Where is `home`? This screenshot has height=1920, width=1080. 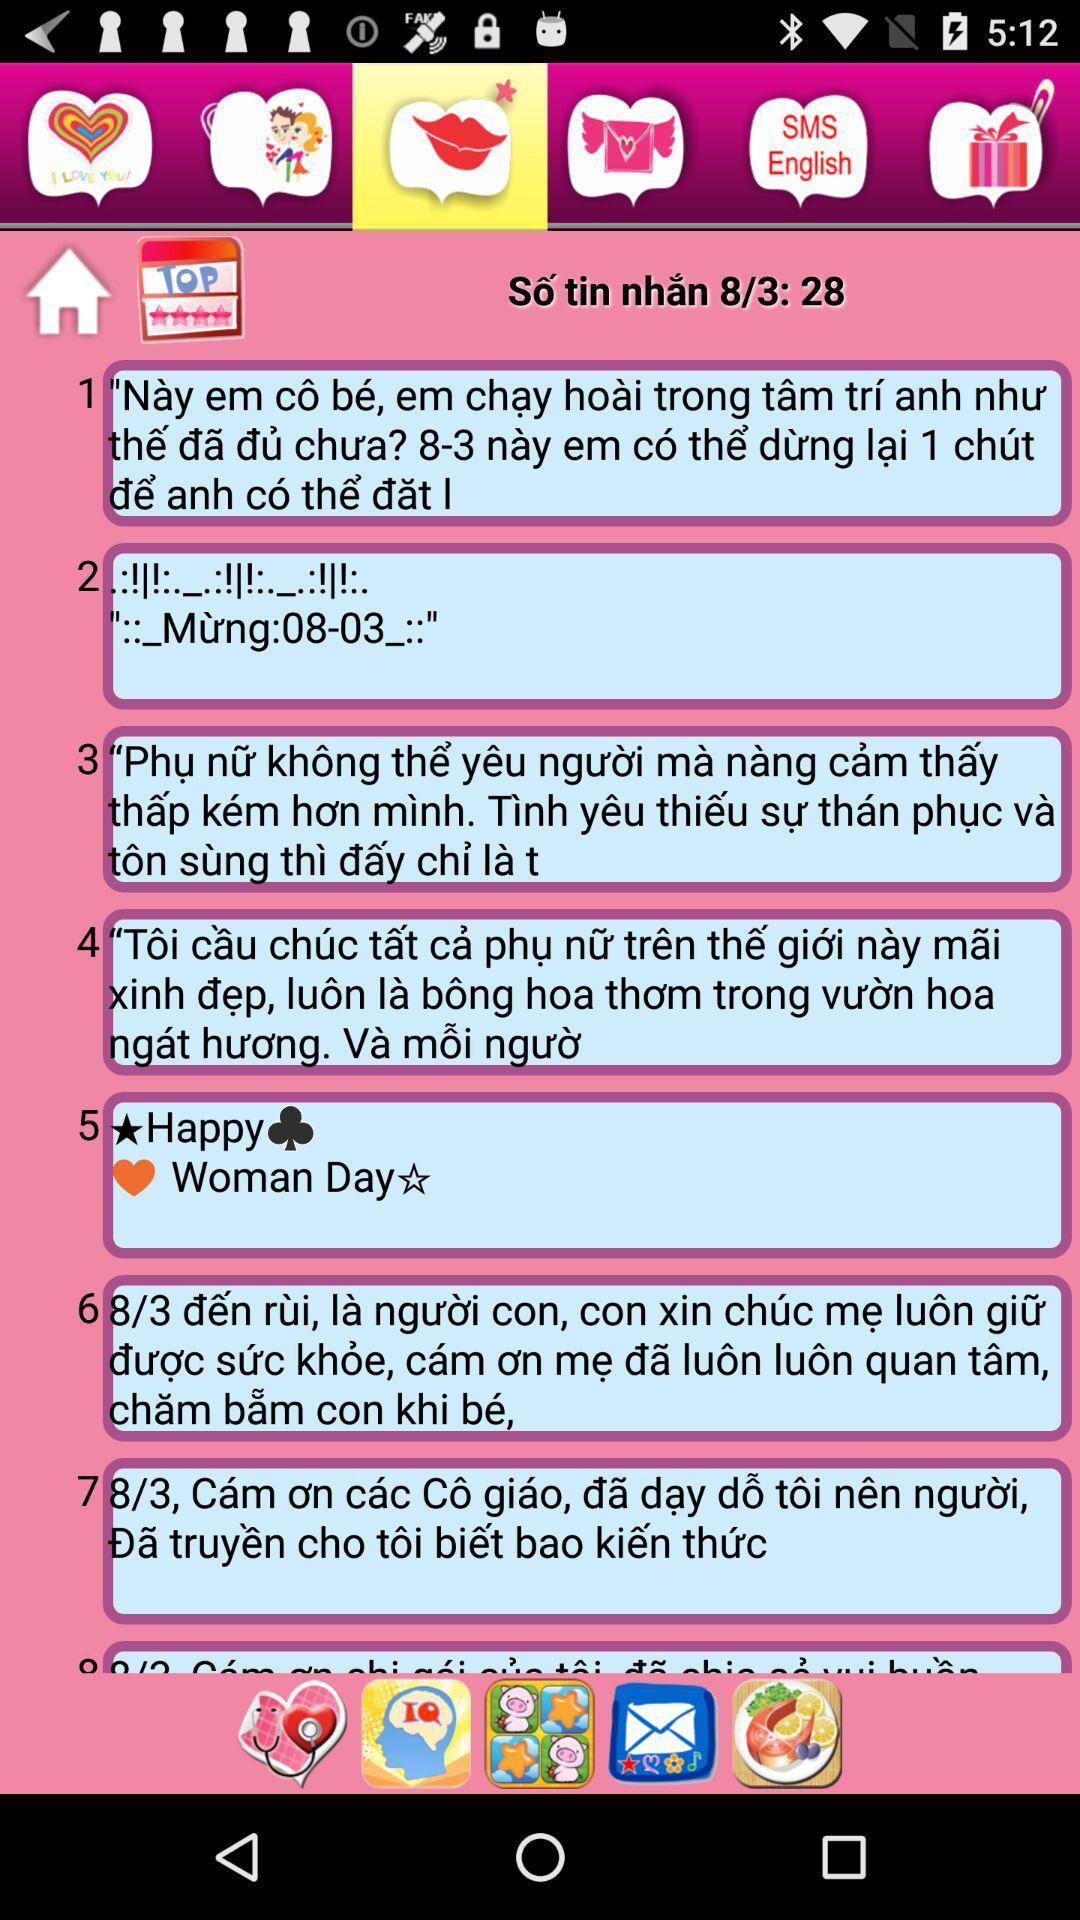 home is located at coordinates (67, 290).